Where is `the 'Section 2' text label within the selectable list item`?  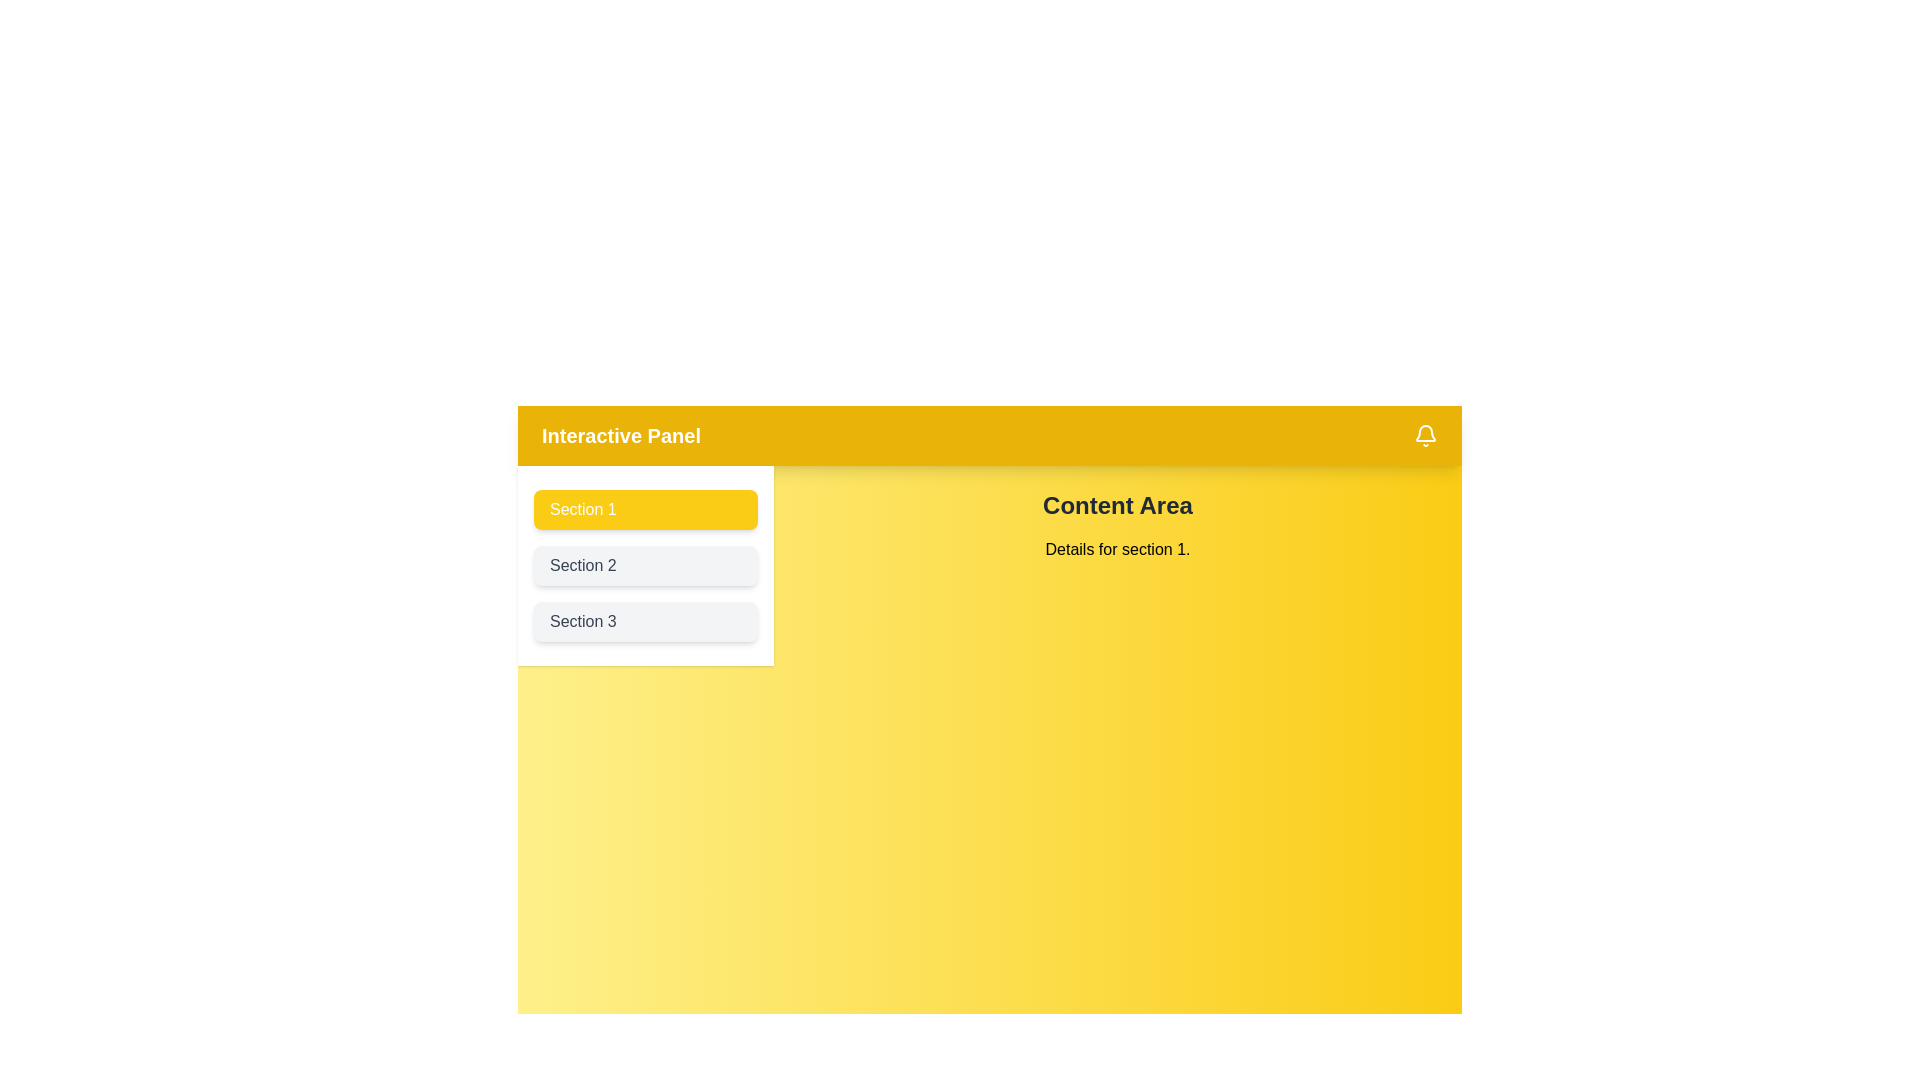 the 'Section 2' text label within the selectable list item is located at coordinates (582, 565).